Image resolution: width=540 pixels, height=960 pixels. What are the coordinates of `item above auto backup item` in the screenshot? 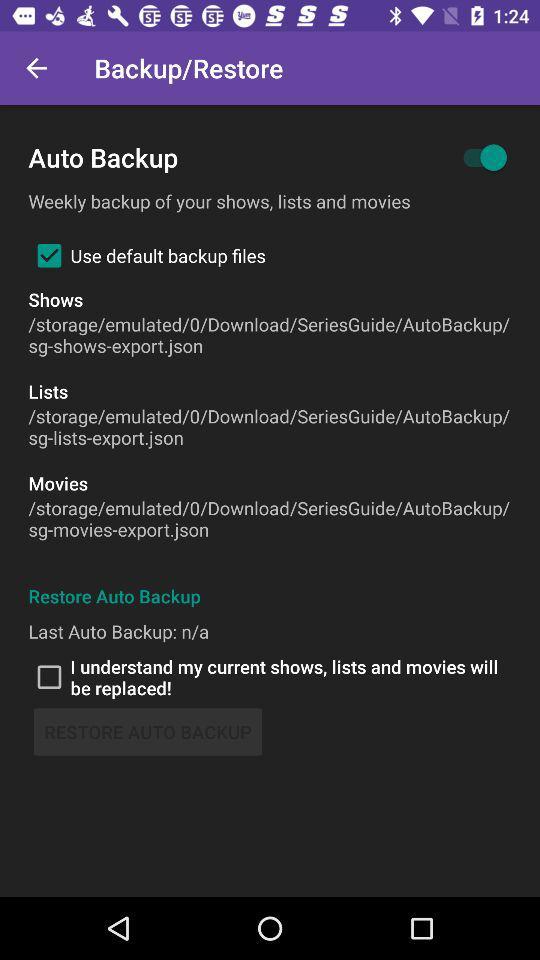 It's located at (36, 68).